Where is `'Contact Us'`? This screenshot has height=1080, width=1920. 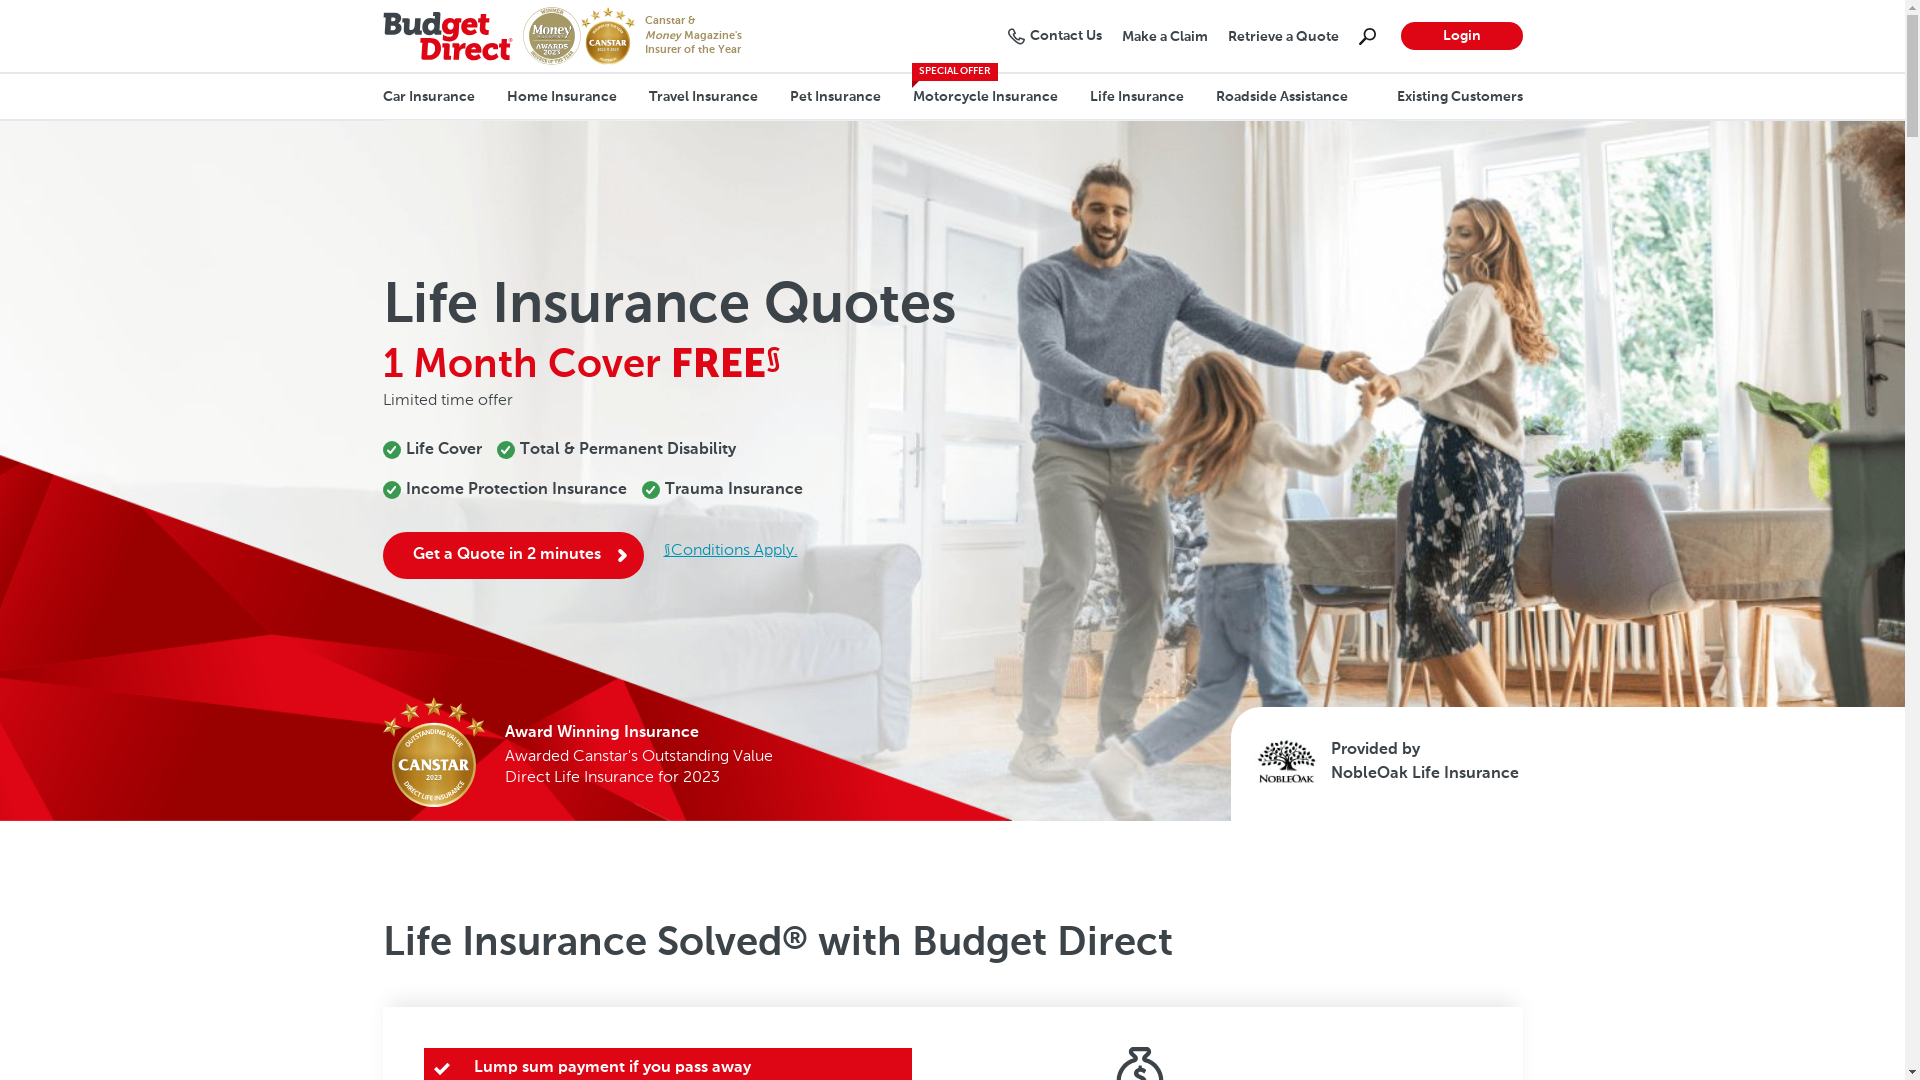
'Contact Us' is located at coordinates (1008, 36).